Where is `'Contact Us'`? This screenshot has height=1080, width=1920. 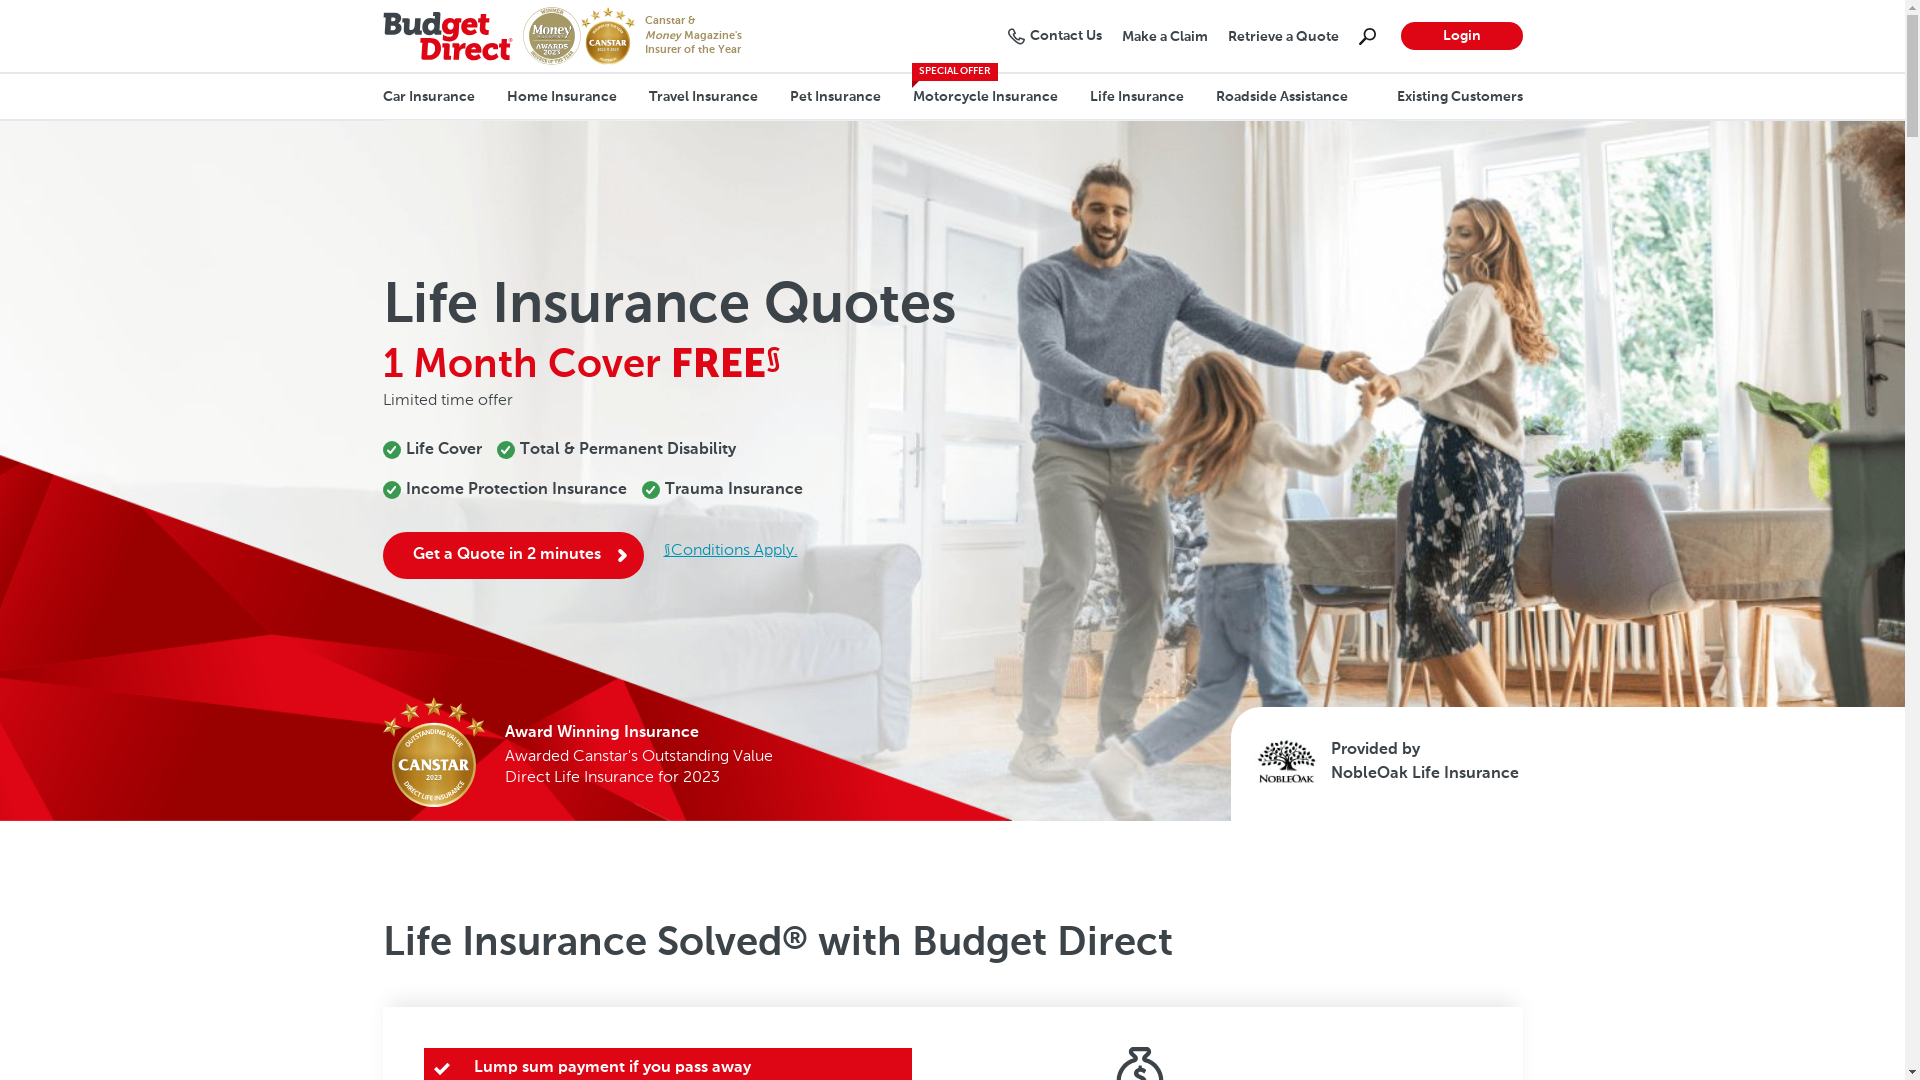
'Contact Us' is located at coordinates (1008, 36).